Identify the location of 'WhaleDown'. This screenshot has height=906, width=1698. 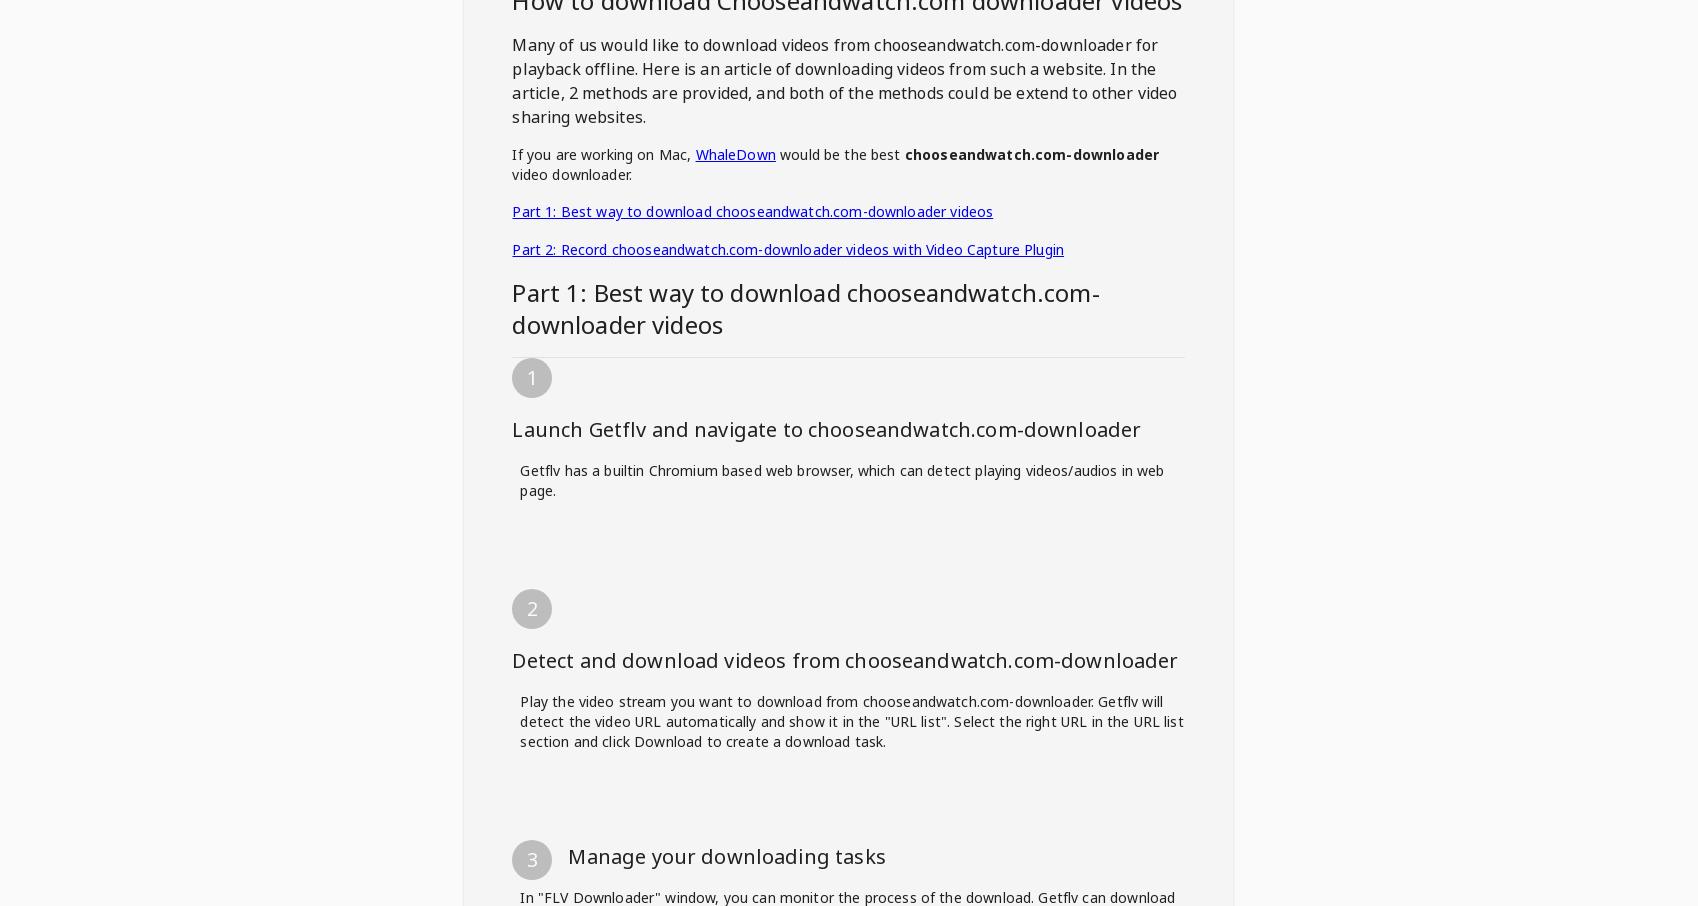
(735, 154).